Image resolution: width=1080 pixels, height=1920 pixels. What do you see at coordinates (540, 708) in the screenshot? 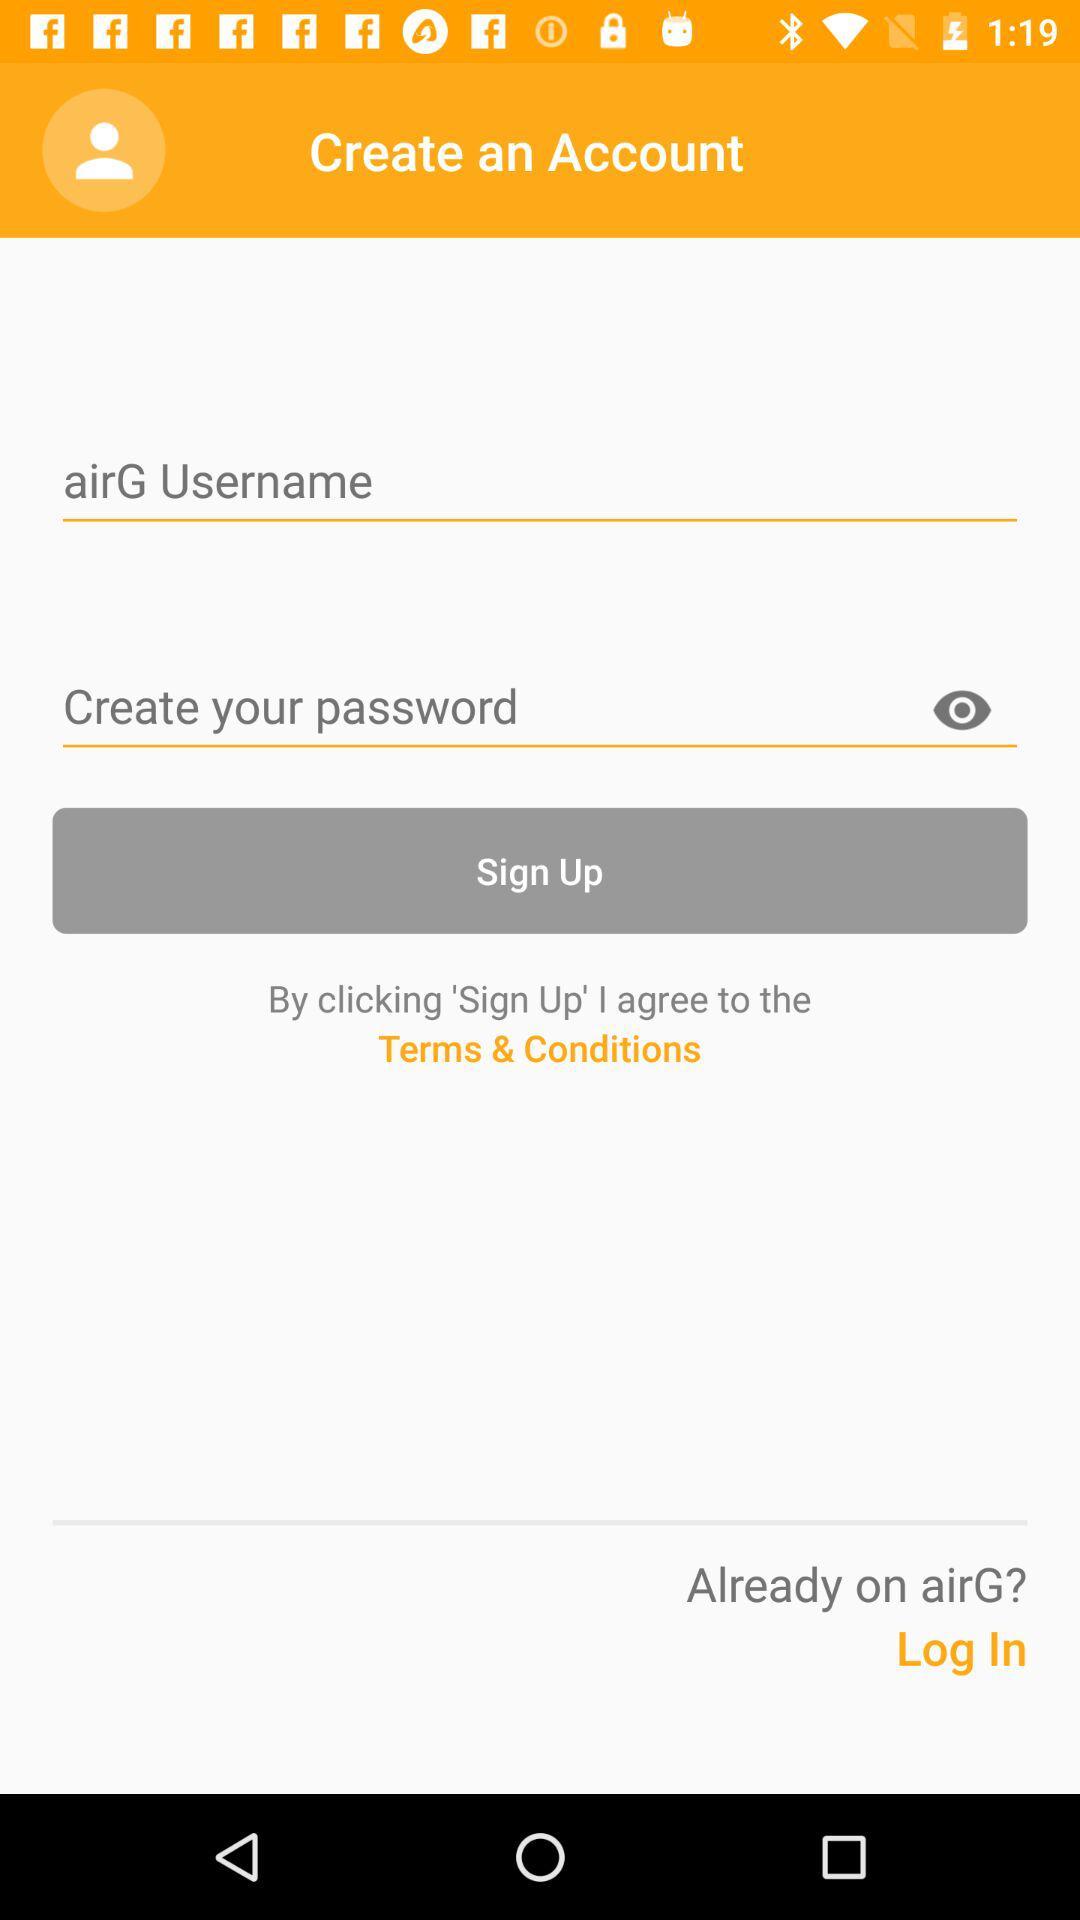
I see `password` at bounding box center [540, 708].